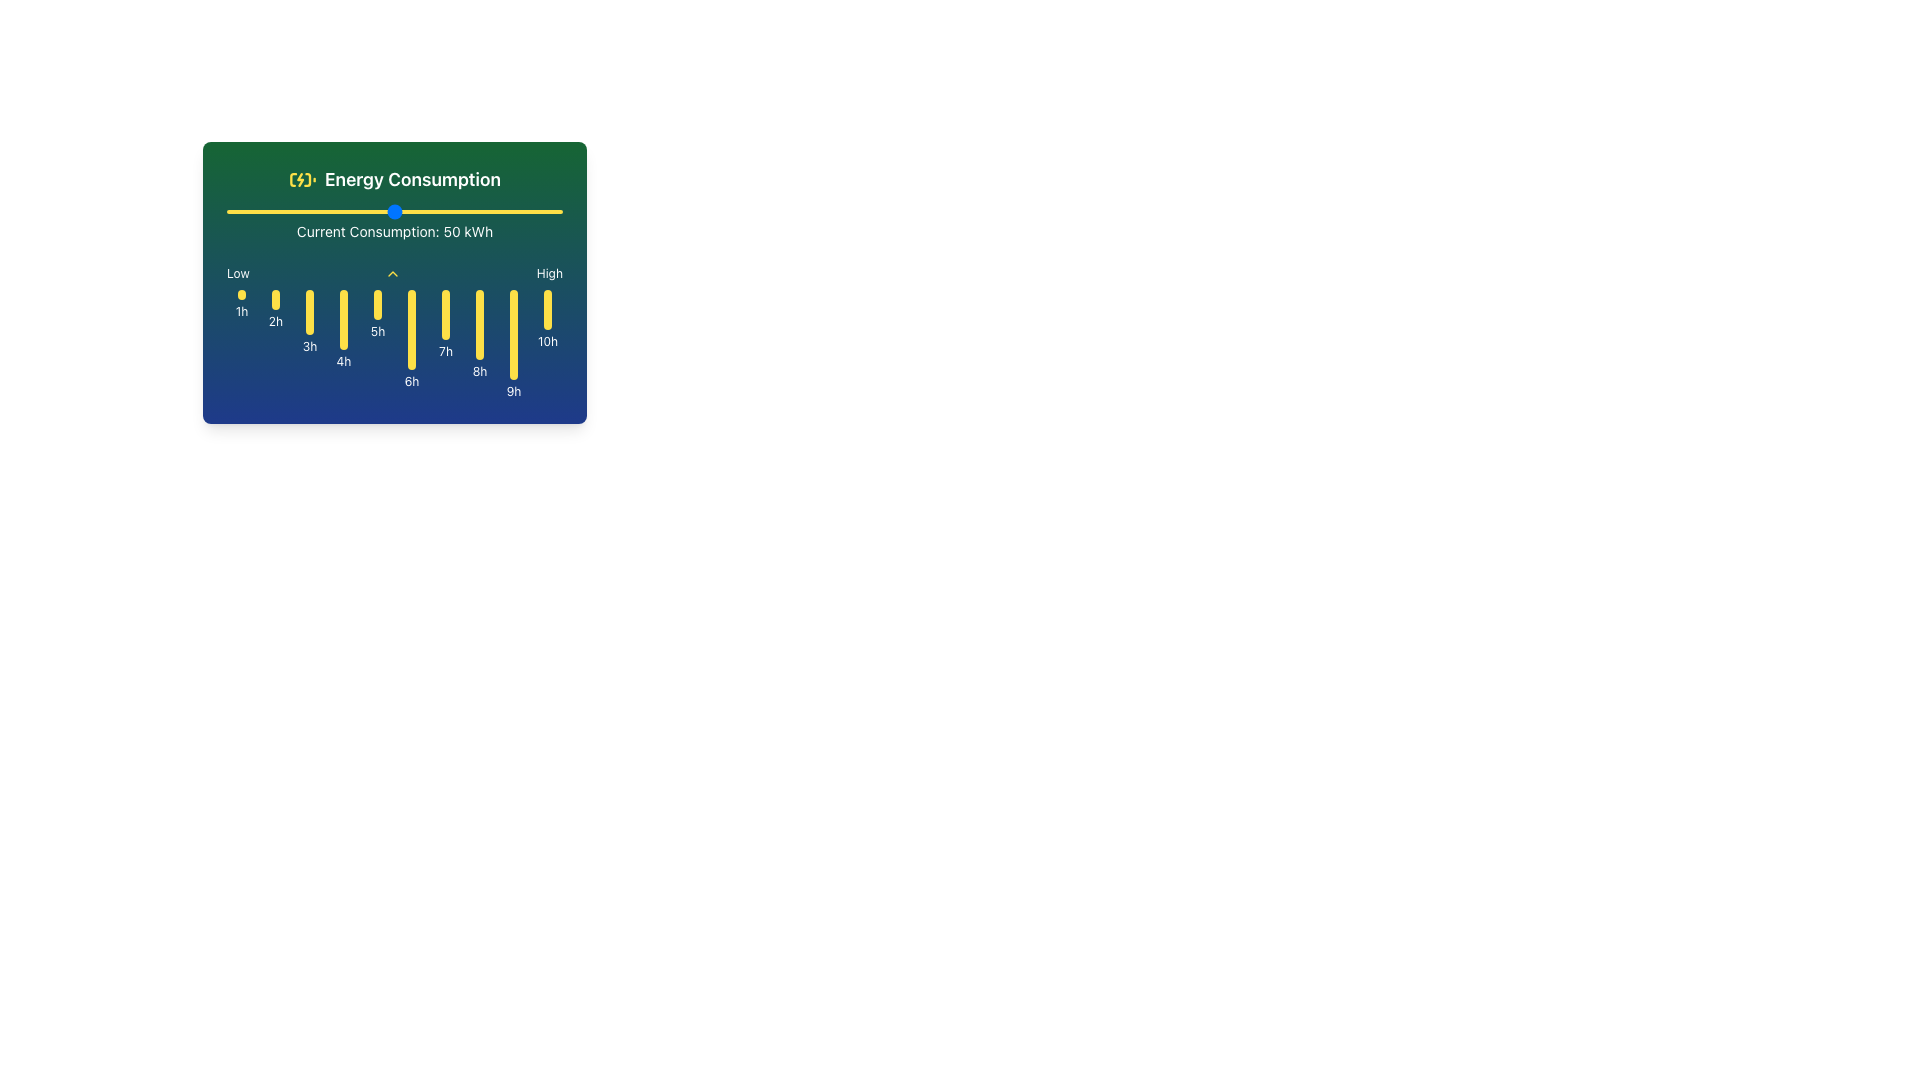  What do you see at coordinates (513, 392) in the screenshot?
I see `the Text Label marking the 9-hour point in the timeline, located in the bottom-right region of the card-shaped interface` at bounding box center [513, 392].